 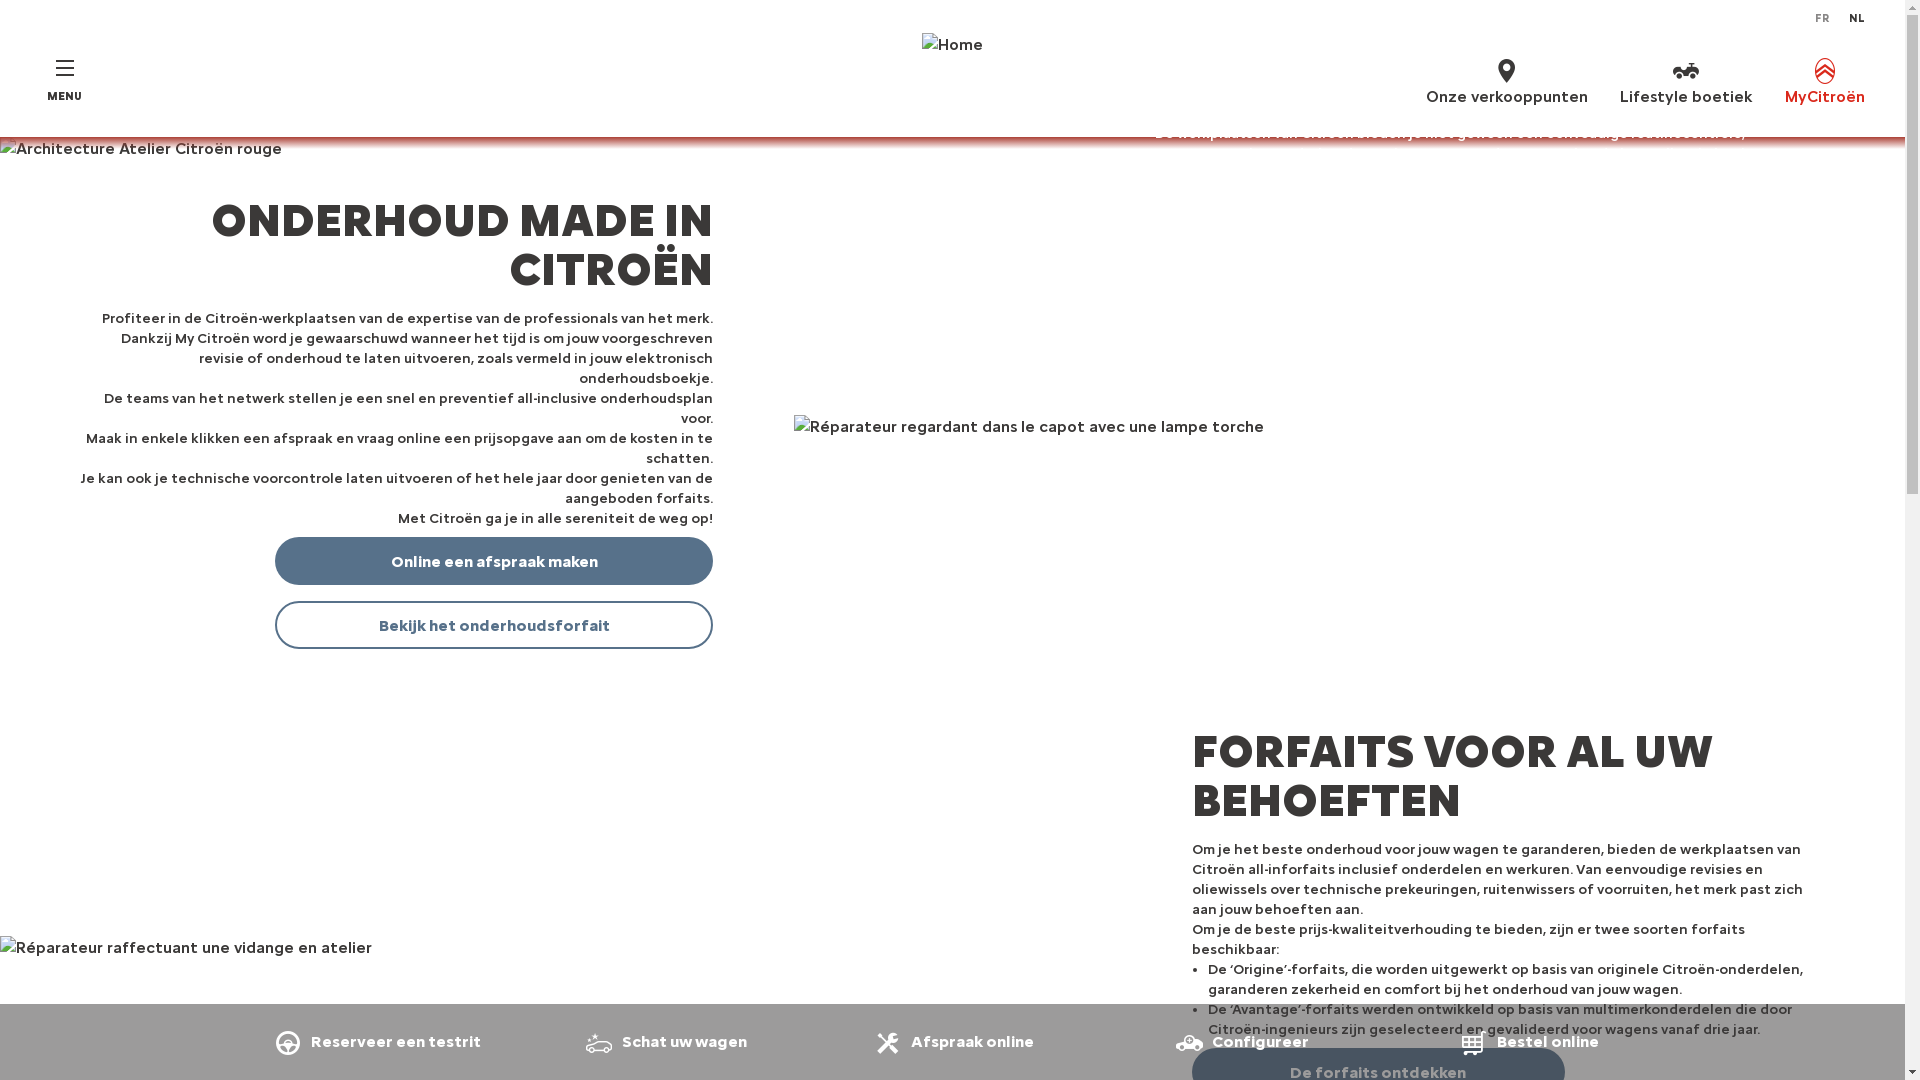 I want to click on 'Schat uw wagen', so click(x=663, y=1040).